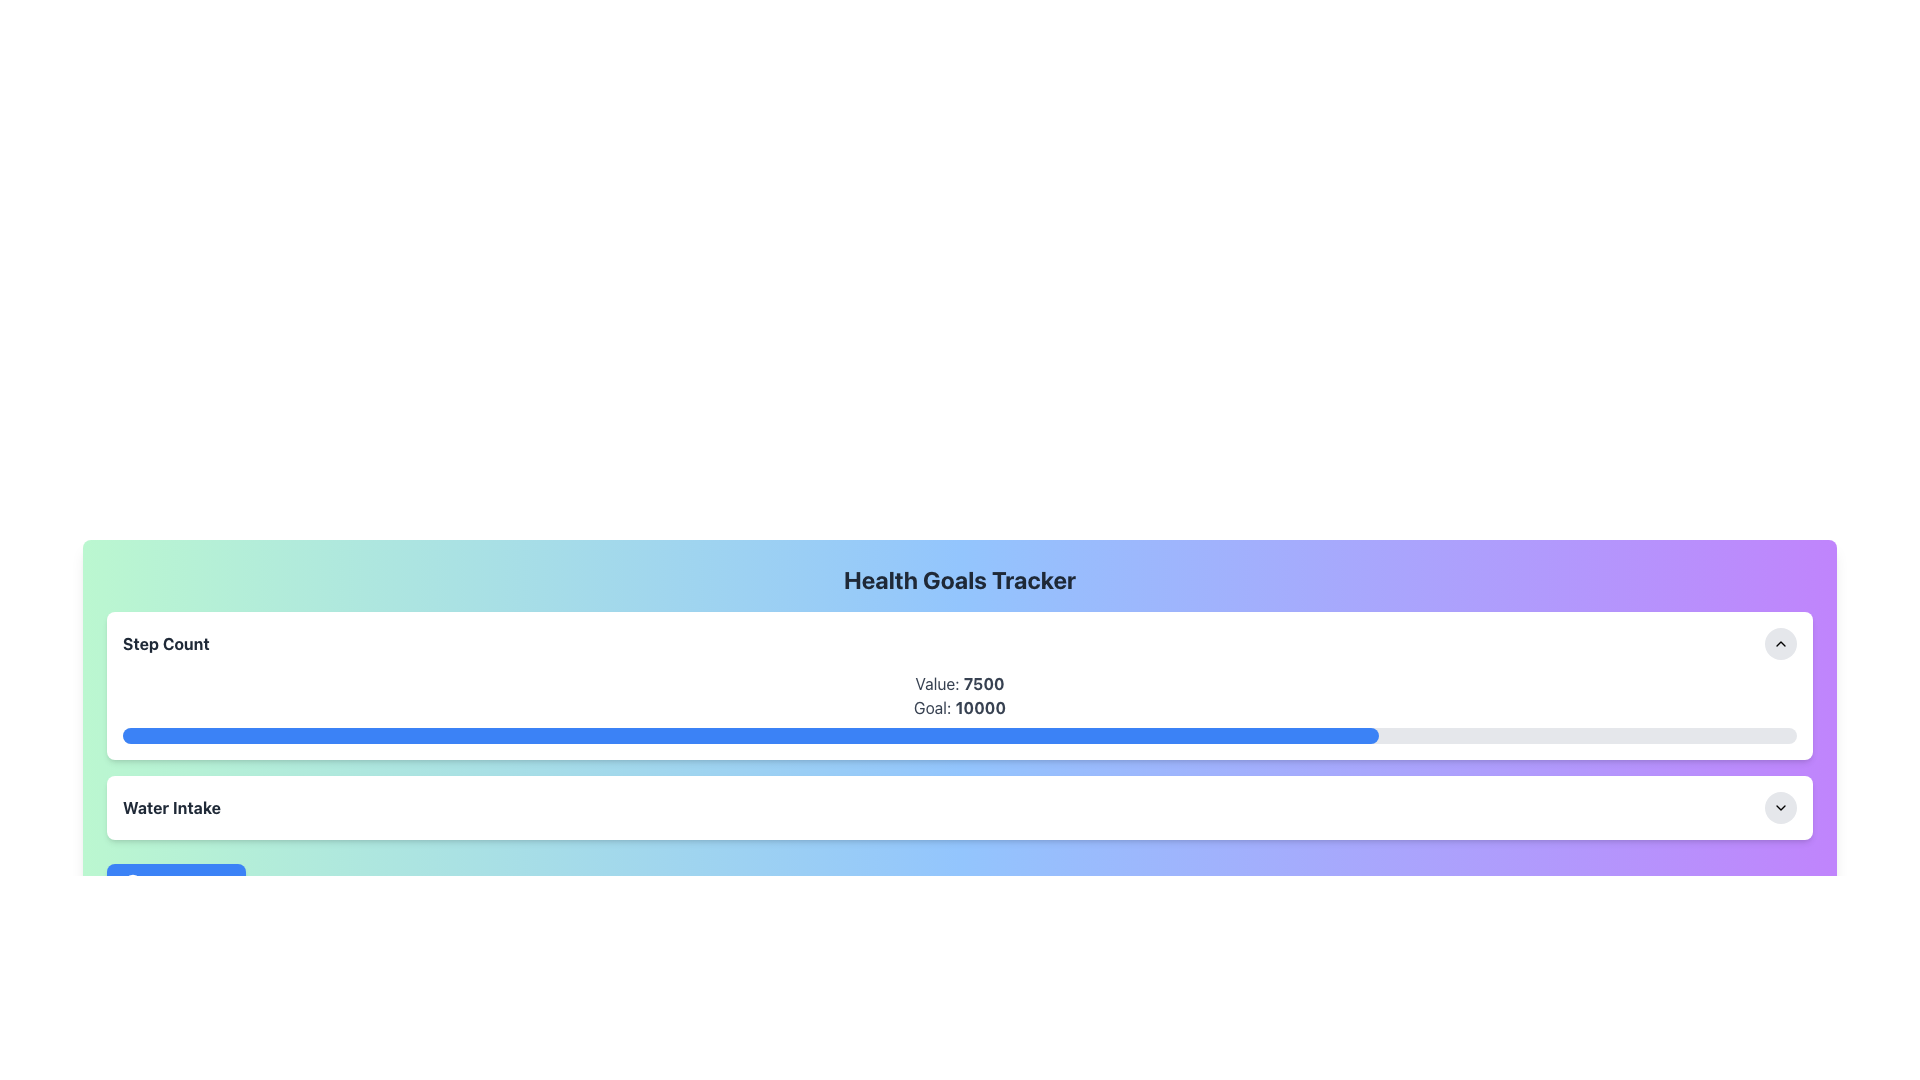 This screenshot has width=1920, height=1080. What do you see at coordinates (132, 882) in the screenshot?
I see `the SVG circle located in the bottom-left corner of the interface, which is part of a plus icon component` at bounding box center [132, 882].